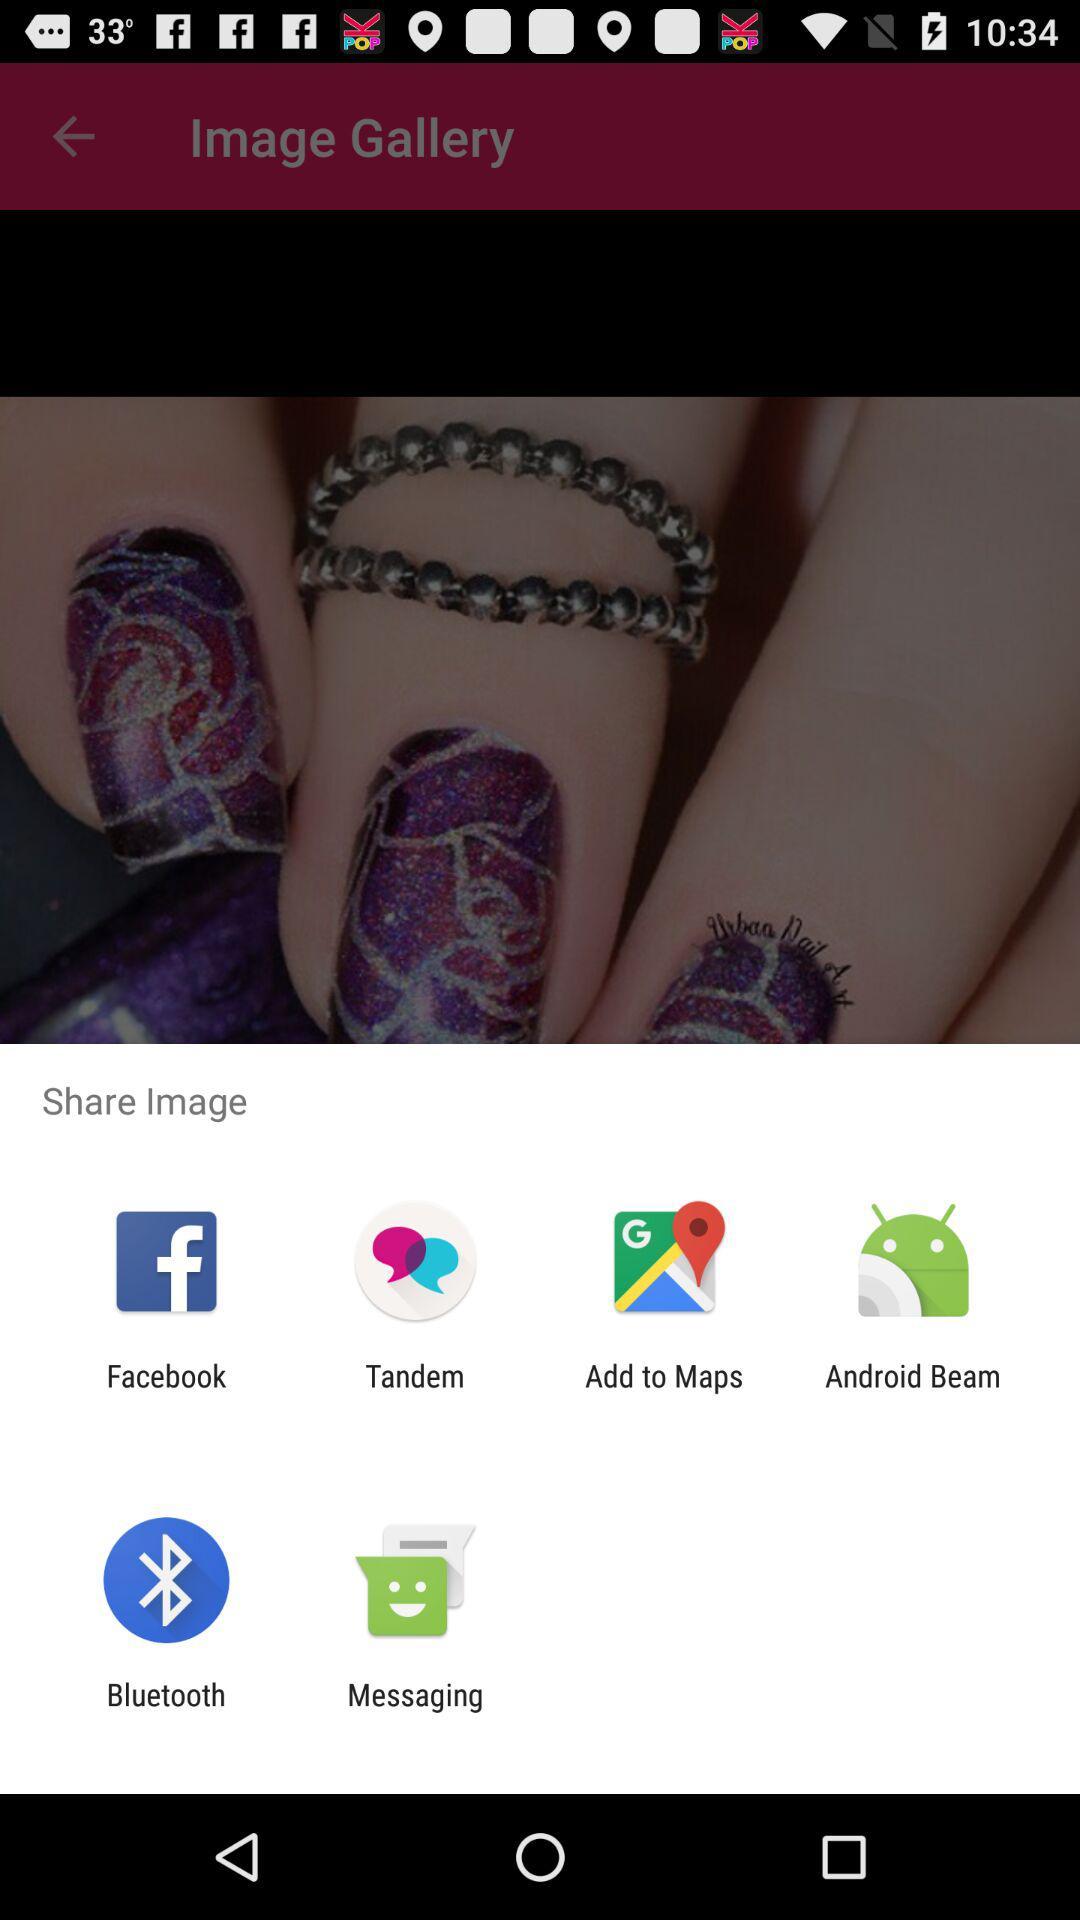 This screenshot has height=1920, width=1080. Describe the element at coordinates (414, 1711) in the screenshot. I see `the messaging item` at that location.